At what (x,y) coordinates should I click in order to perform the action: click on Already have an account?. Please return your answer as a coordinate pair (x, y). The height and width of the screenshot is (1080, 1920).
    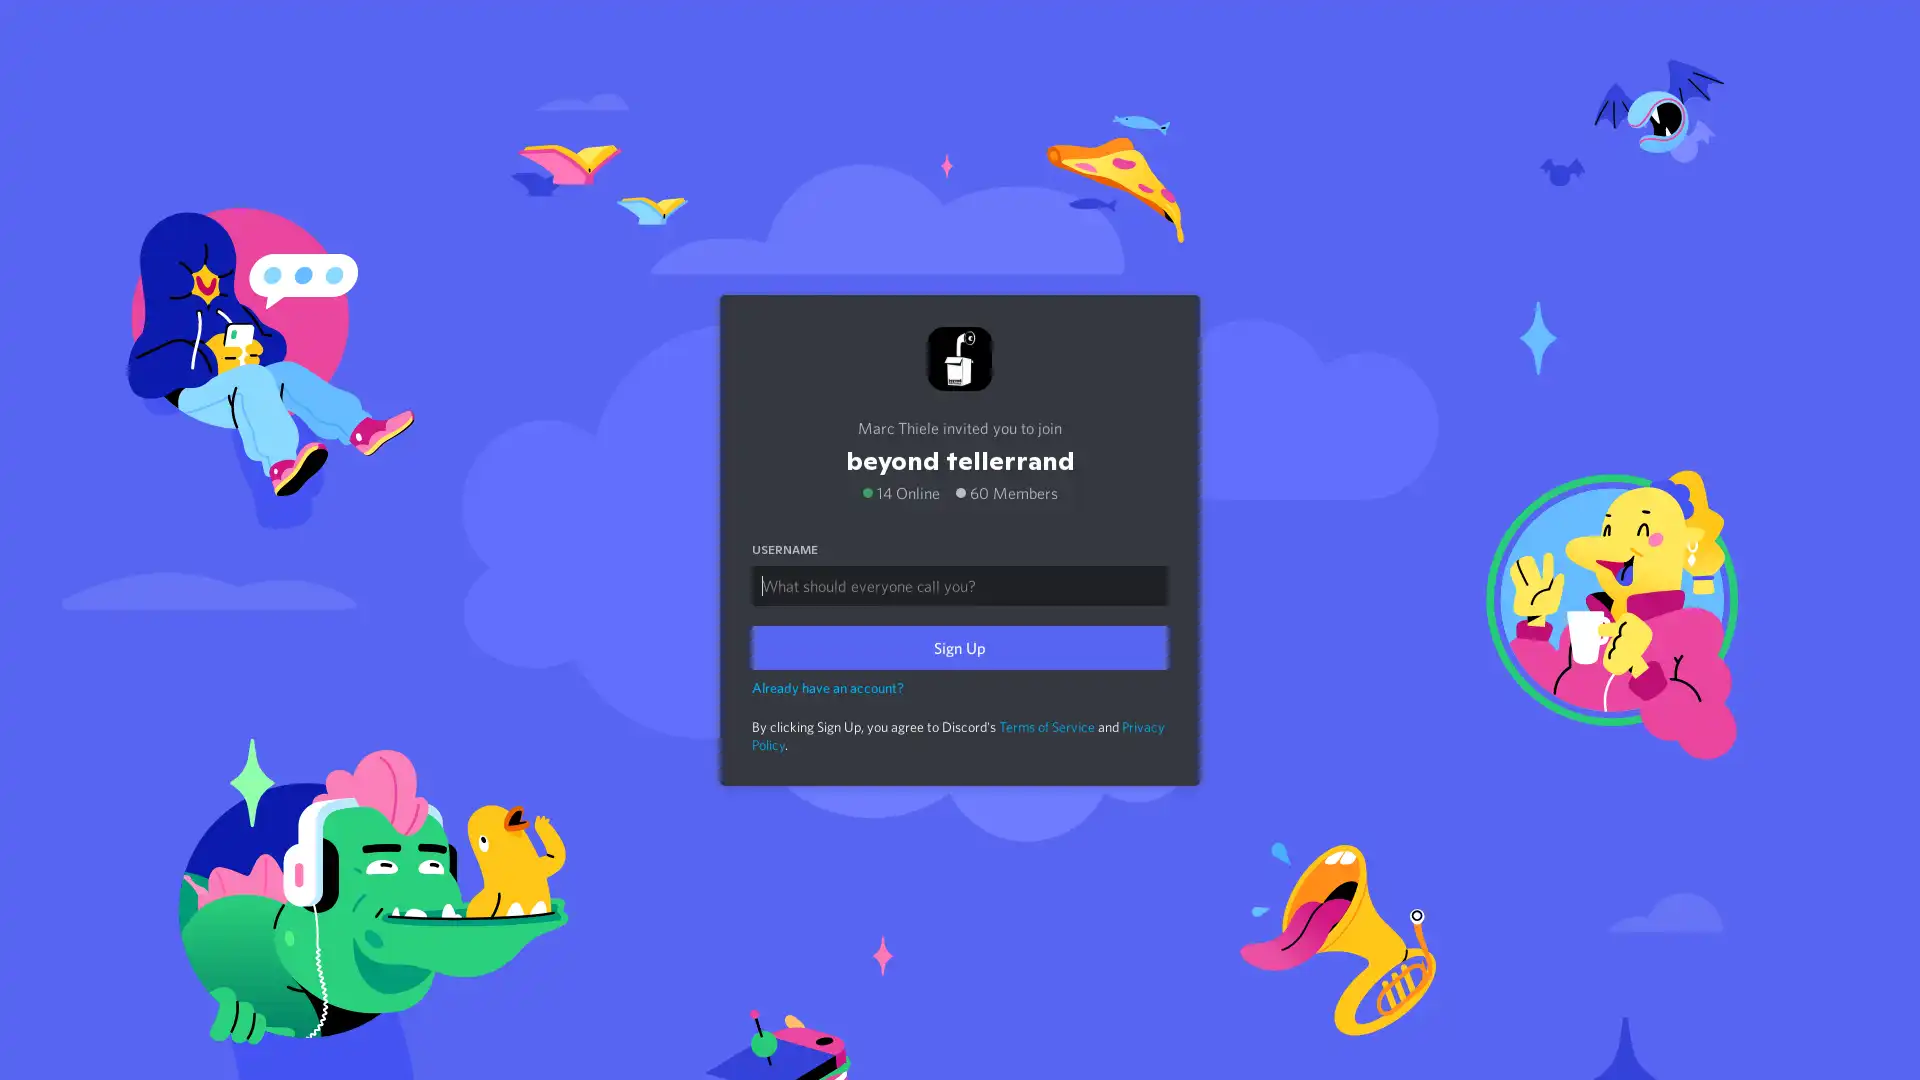
    Looking at the image, I should click on (828, 685).